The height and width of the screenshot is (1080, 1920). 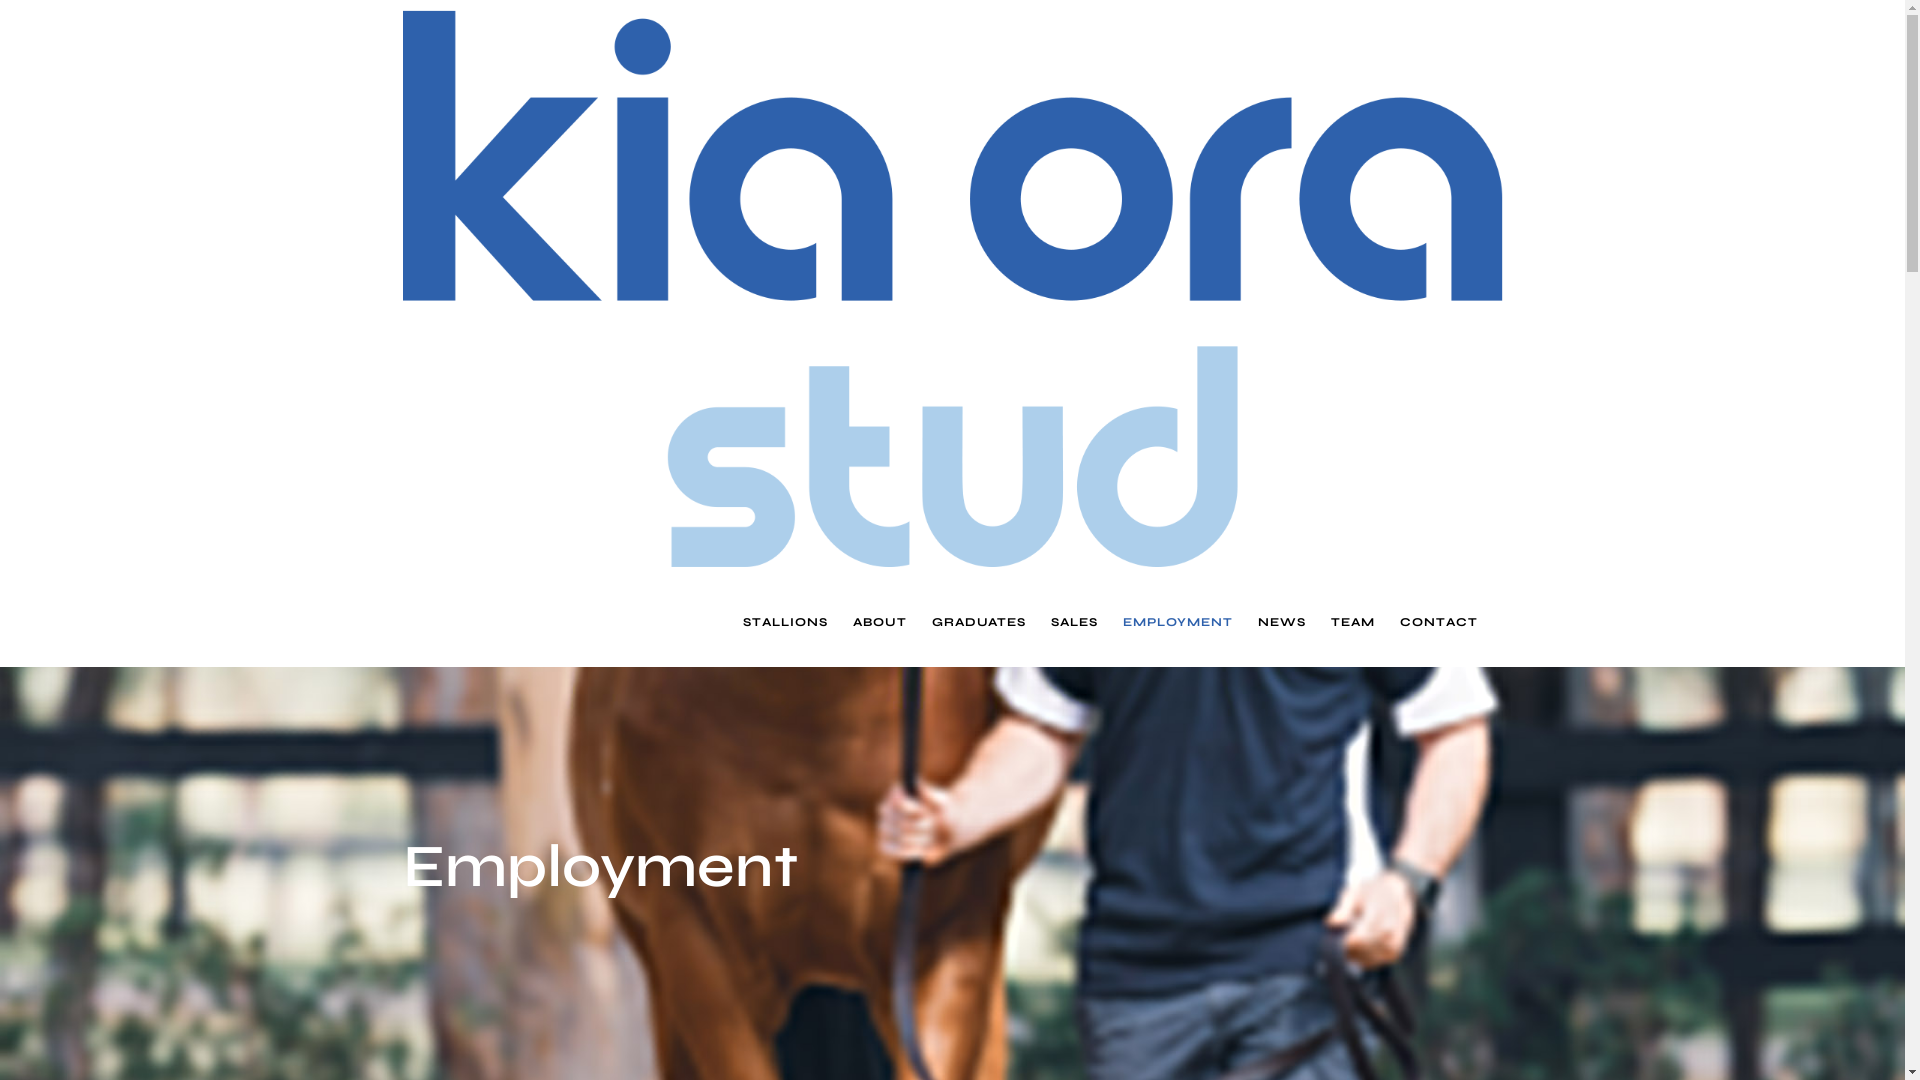 What do you see at coordinates (1072, 620) in the screenshot?
I see `'SALES'` at bounding box center [1072, 620].